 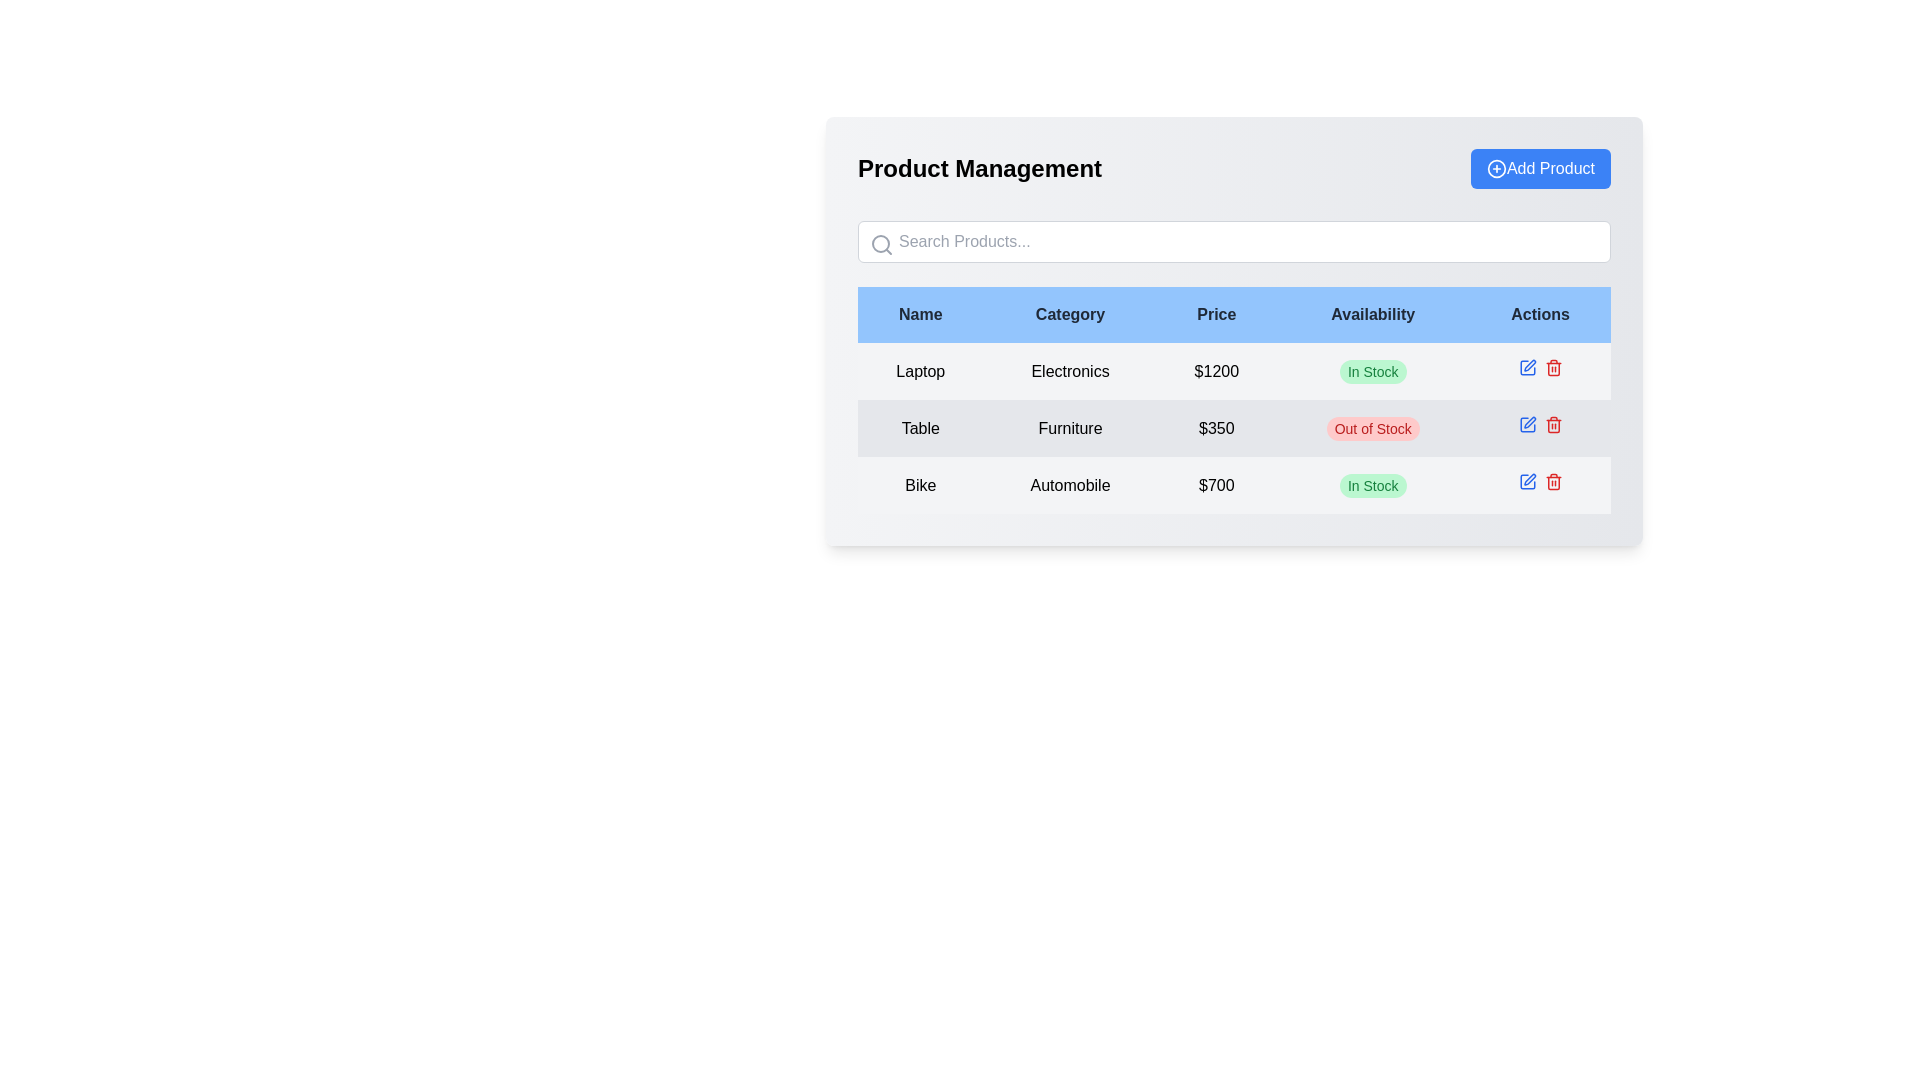 I want to click on the delete icon button located in the 'Actions' column of the last row of the table, adjacent to the 'Bike' product entry, so click(x=1552, y=367).